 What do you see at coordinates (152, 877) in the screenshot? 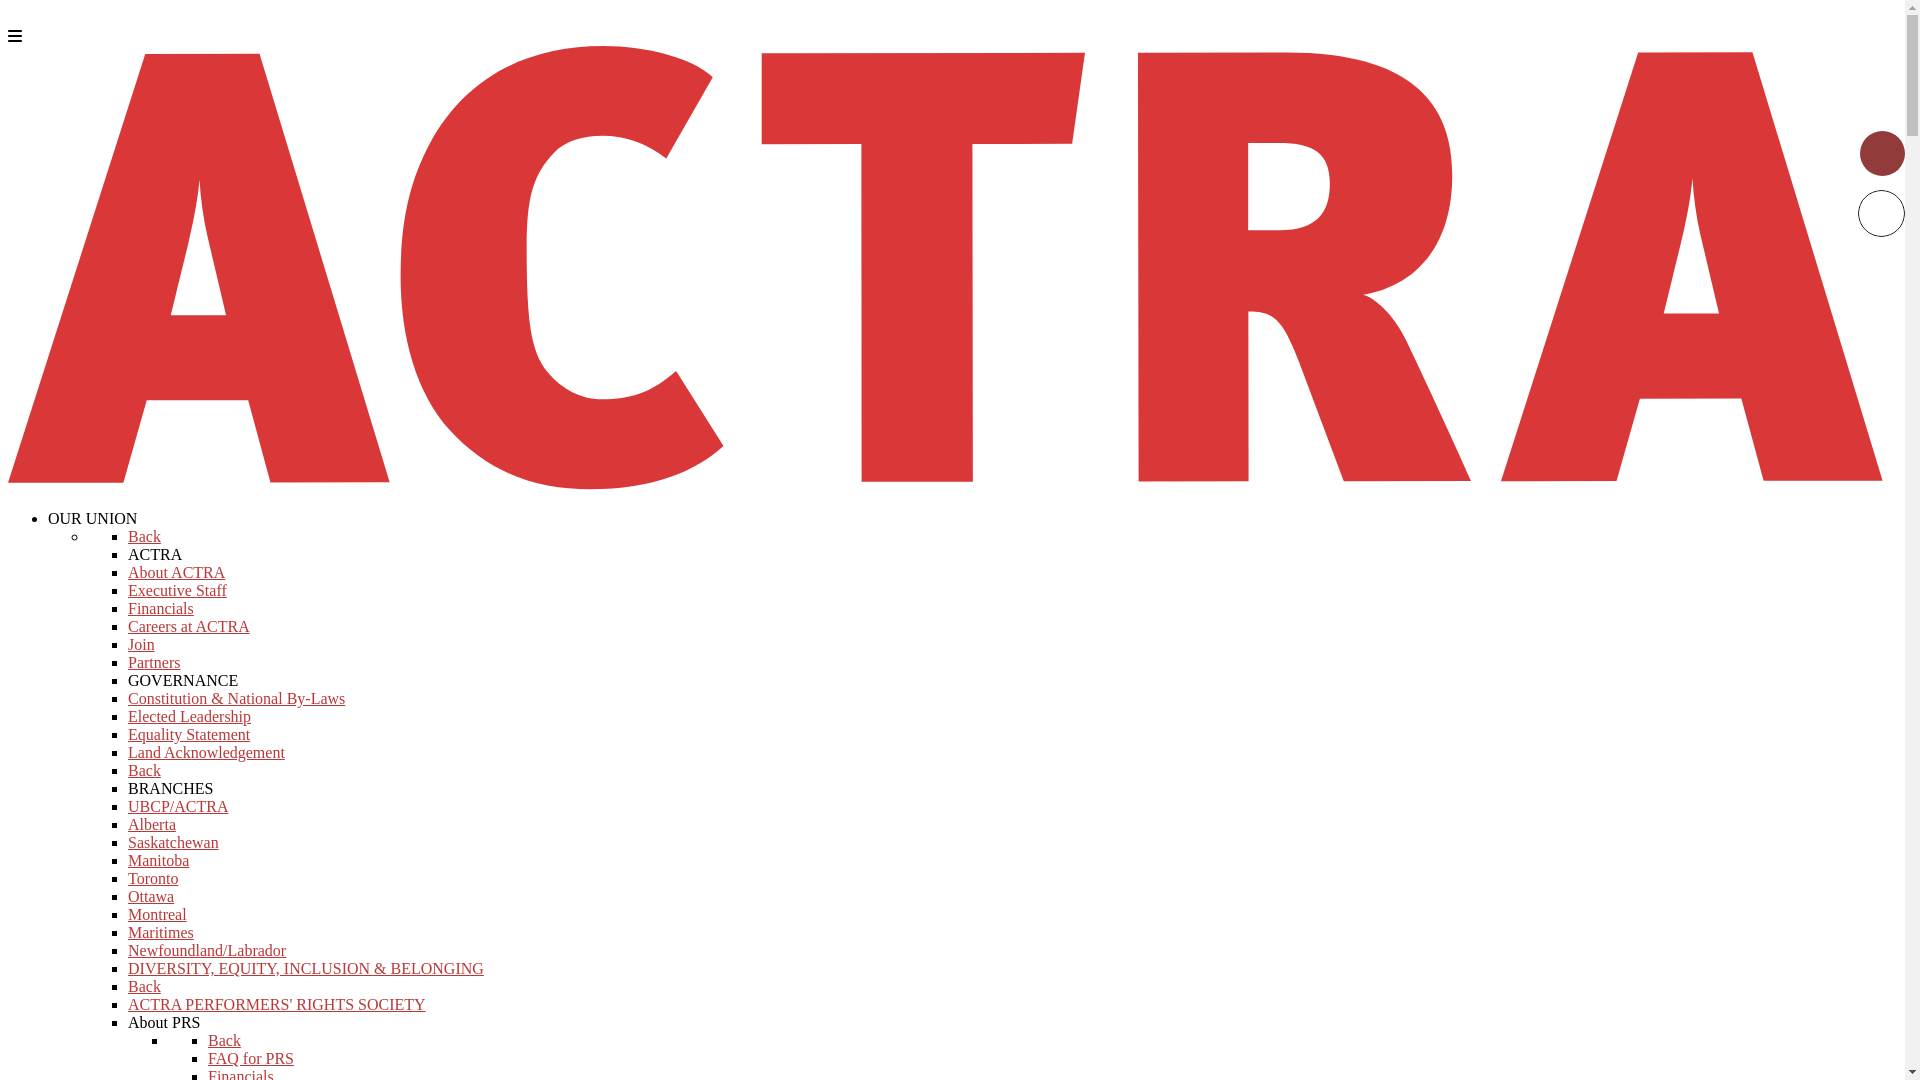
I see `'Toronto'` at bounding box center [152, 877].